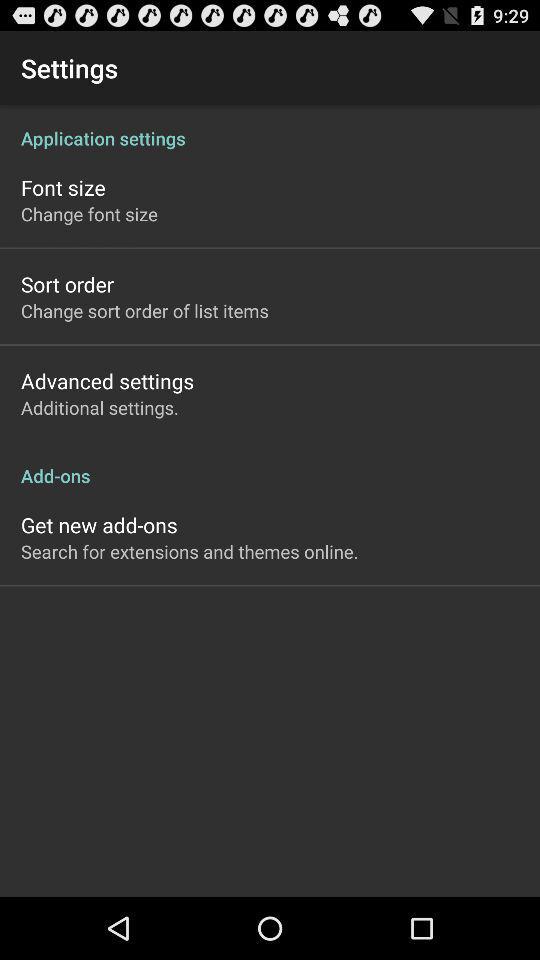 Image resolution: width=540 pixels, height=960 pixels. I want to click on item above the add-ons icon, so click(98, 406).